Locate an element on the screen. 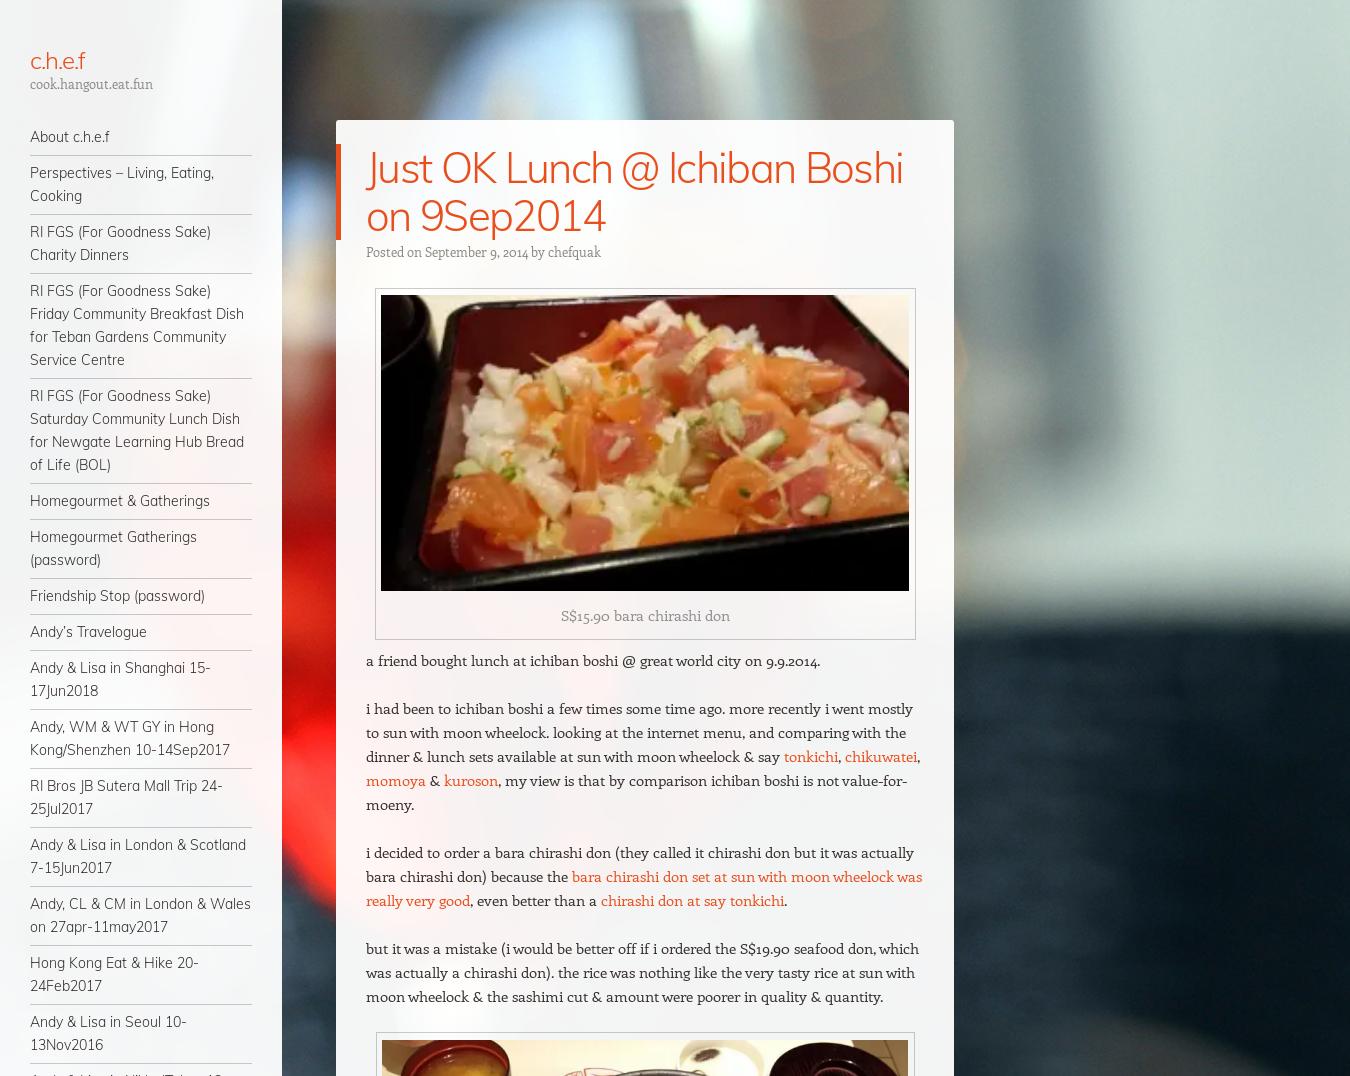  'Homegourmet & Gatherings' is located at coordinates (120, 500).